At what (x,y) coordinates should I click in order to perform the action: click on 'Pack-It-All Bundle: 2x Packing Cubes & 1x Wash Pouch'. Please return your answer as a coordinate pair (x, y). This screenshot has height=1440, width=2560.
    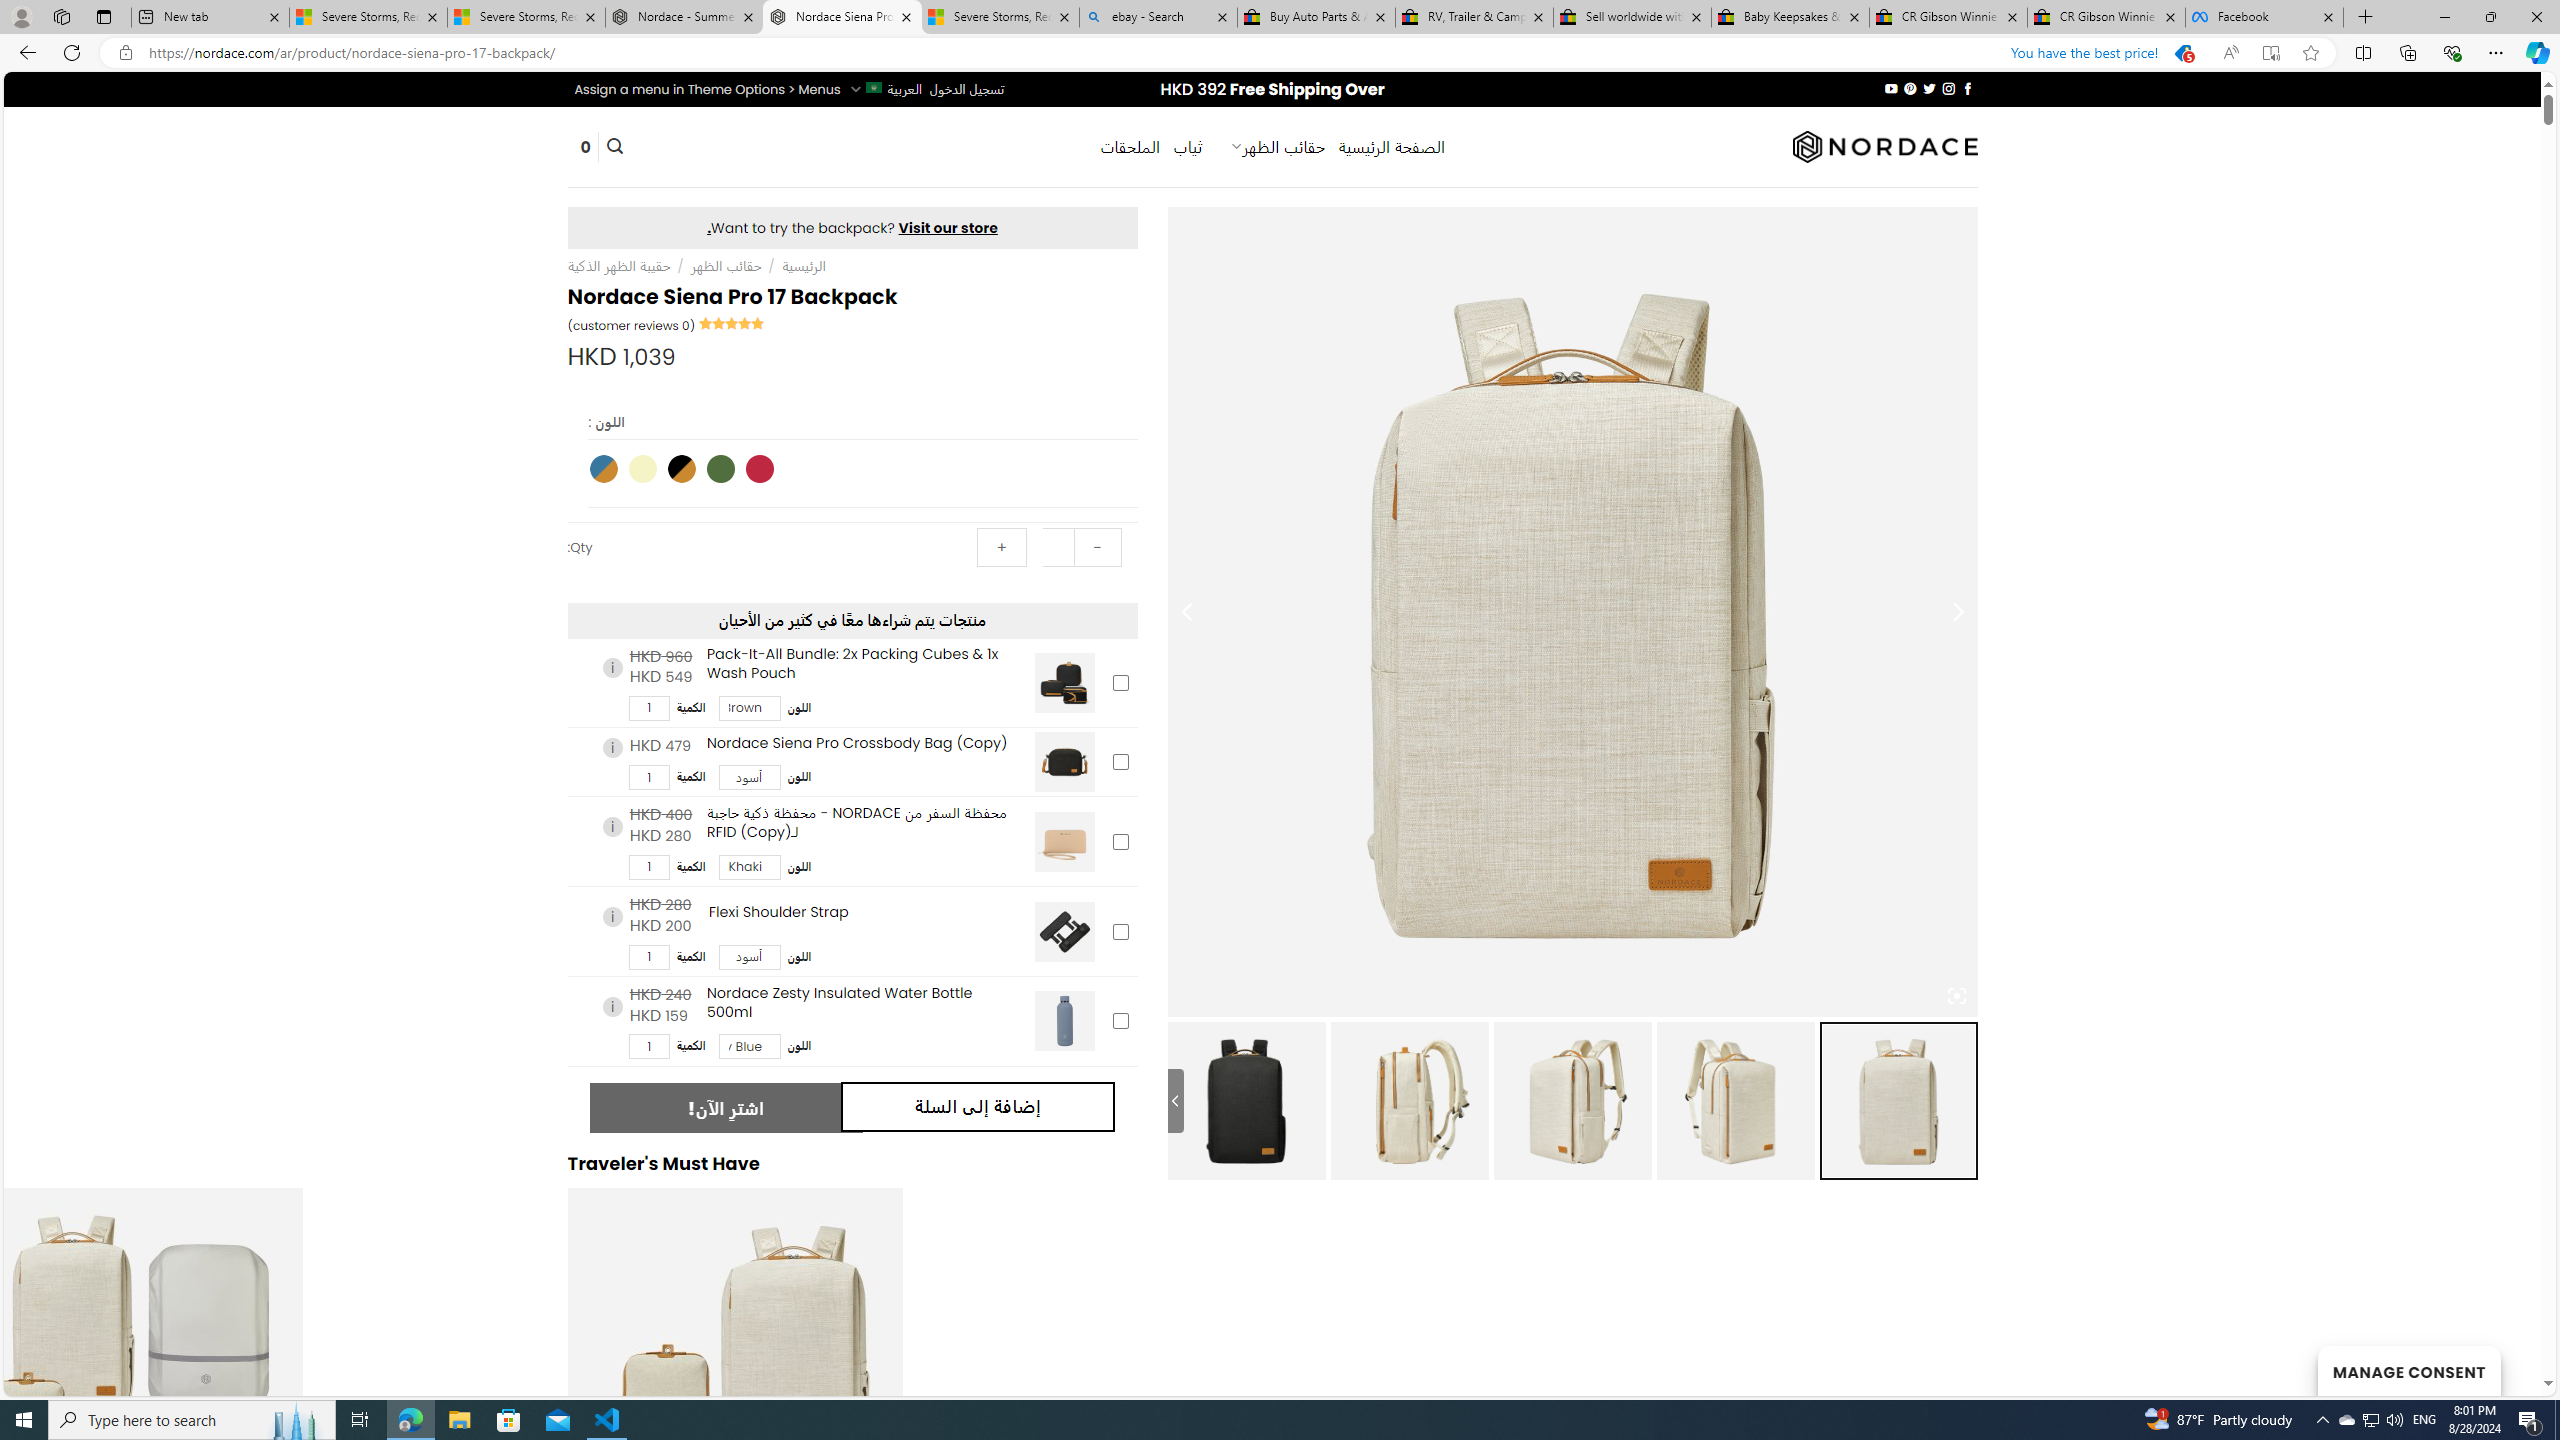
    Looking at the image, I should click on (1063, 681).